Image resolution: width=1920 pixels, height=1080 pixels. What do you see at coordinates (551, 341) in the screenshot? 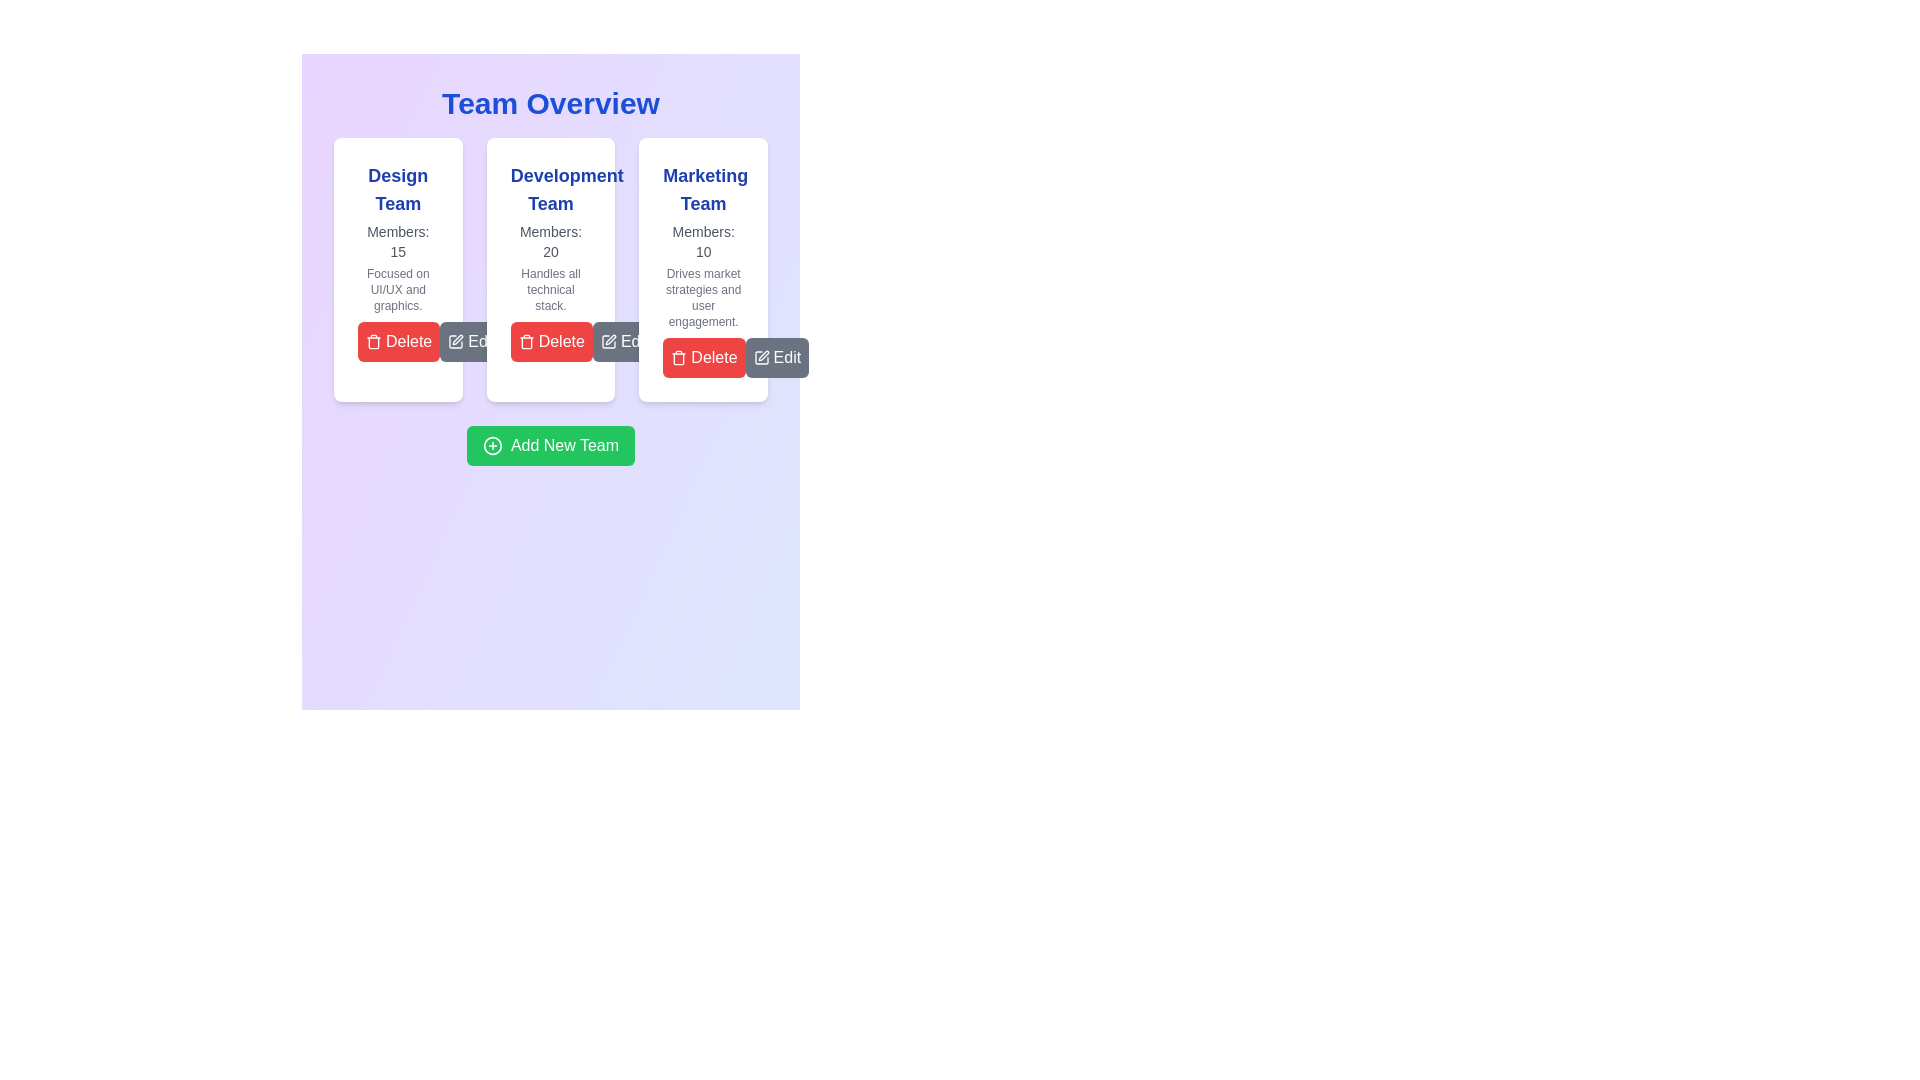
I see `the deletion button located to the left of the gray 'Edit' button within the 'Development Team' card` at bounding box center [551, 341].